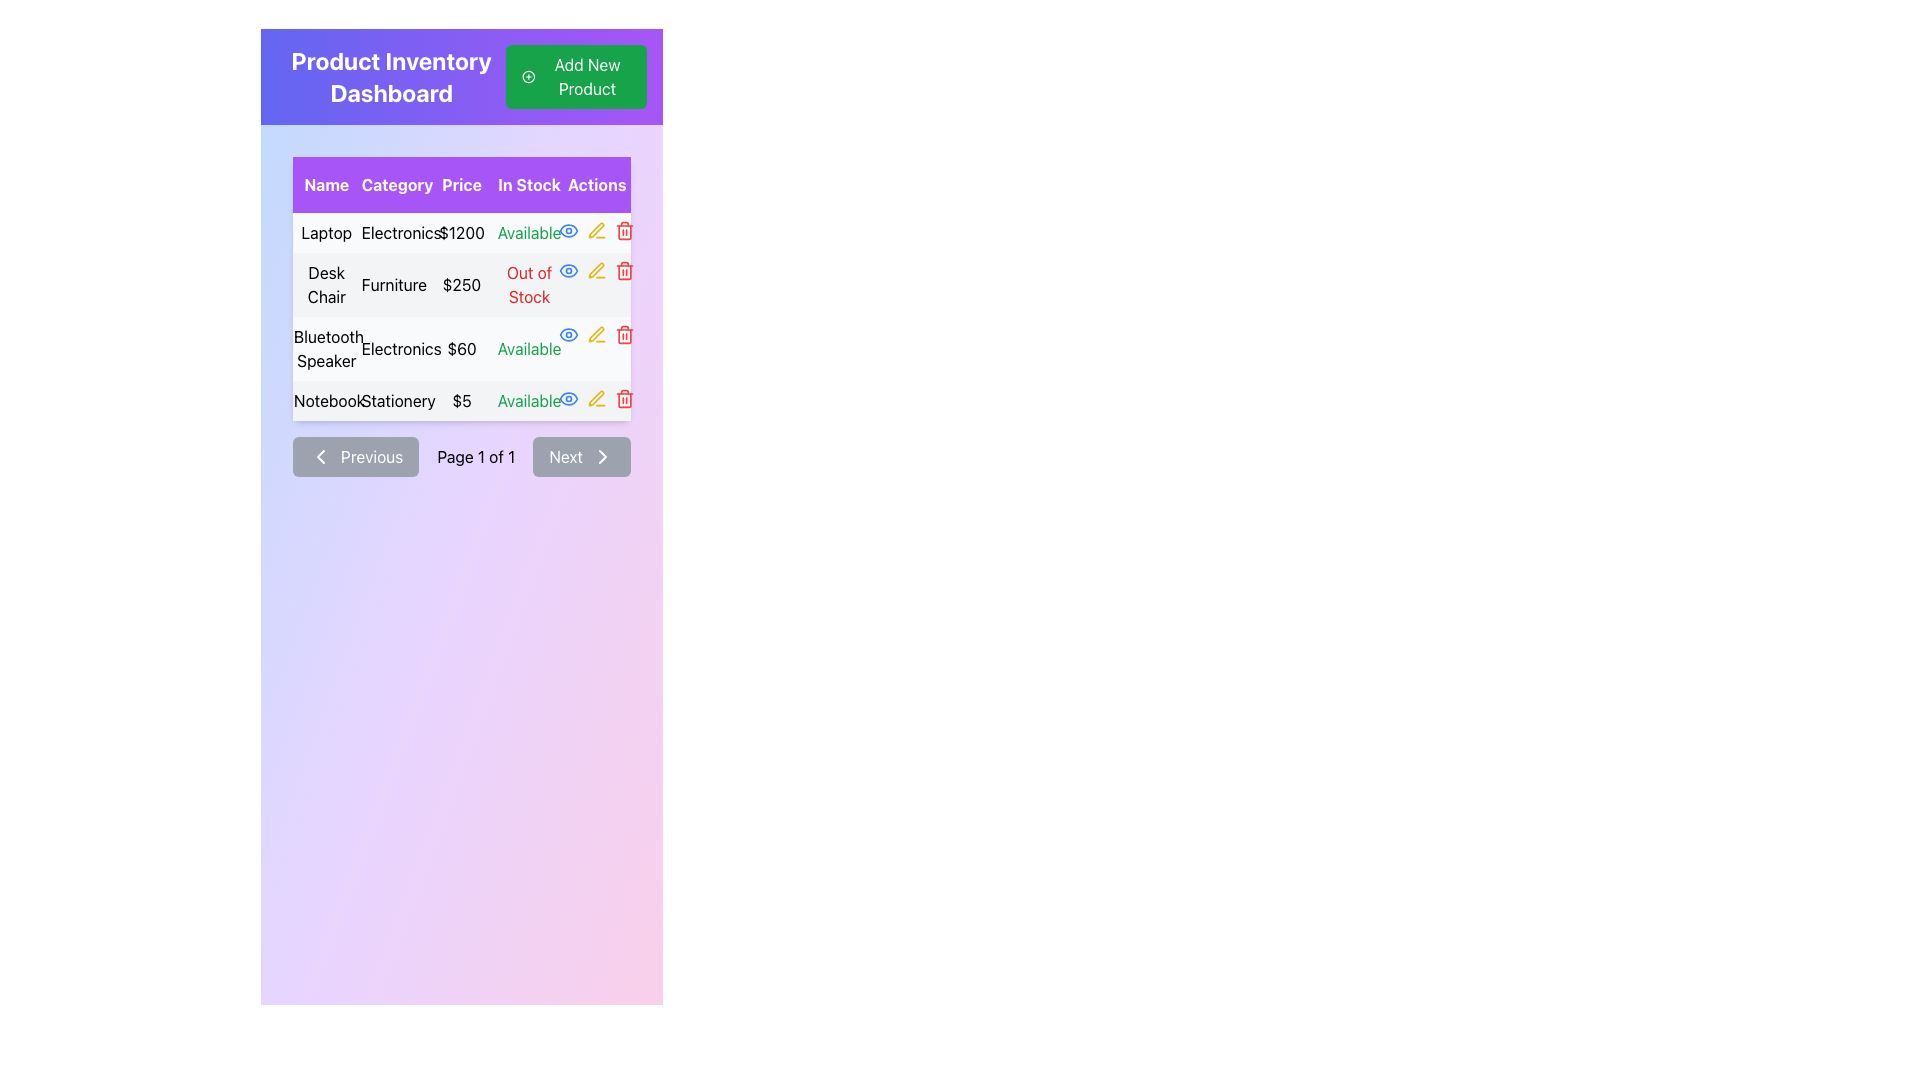  What do you see at coordinates (460, 185) in the screenshot?
I see `the bold white text label 'Price' that is part of the header row in a table, located between the 'Category' and 'In Stock' headers` at bounding box center [460, 185].